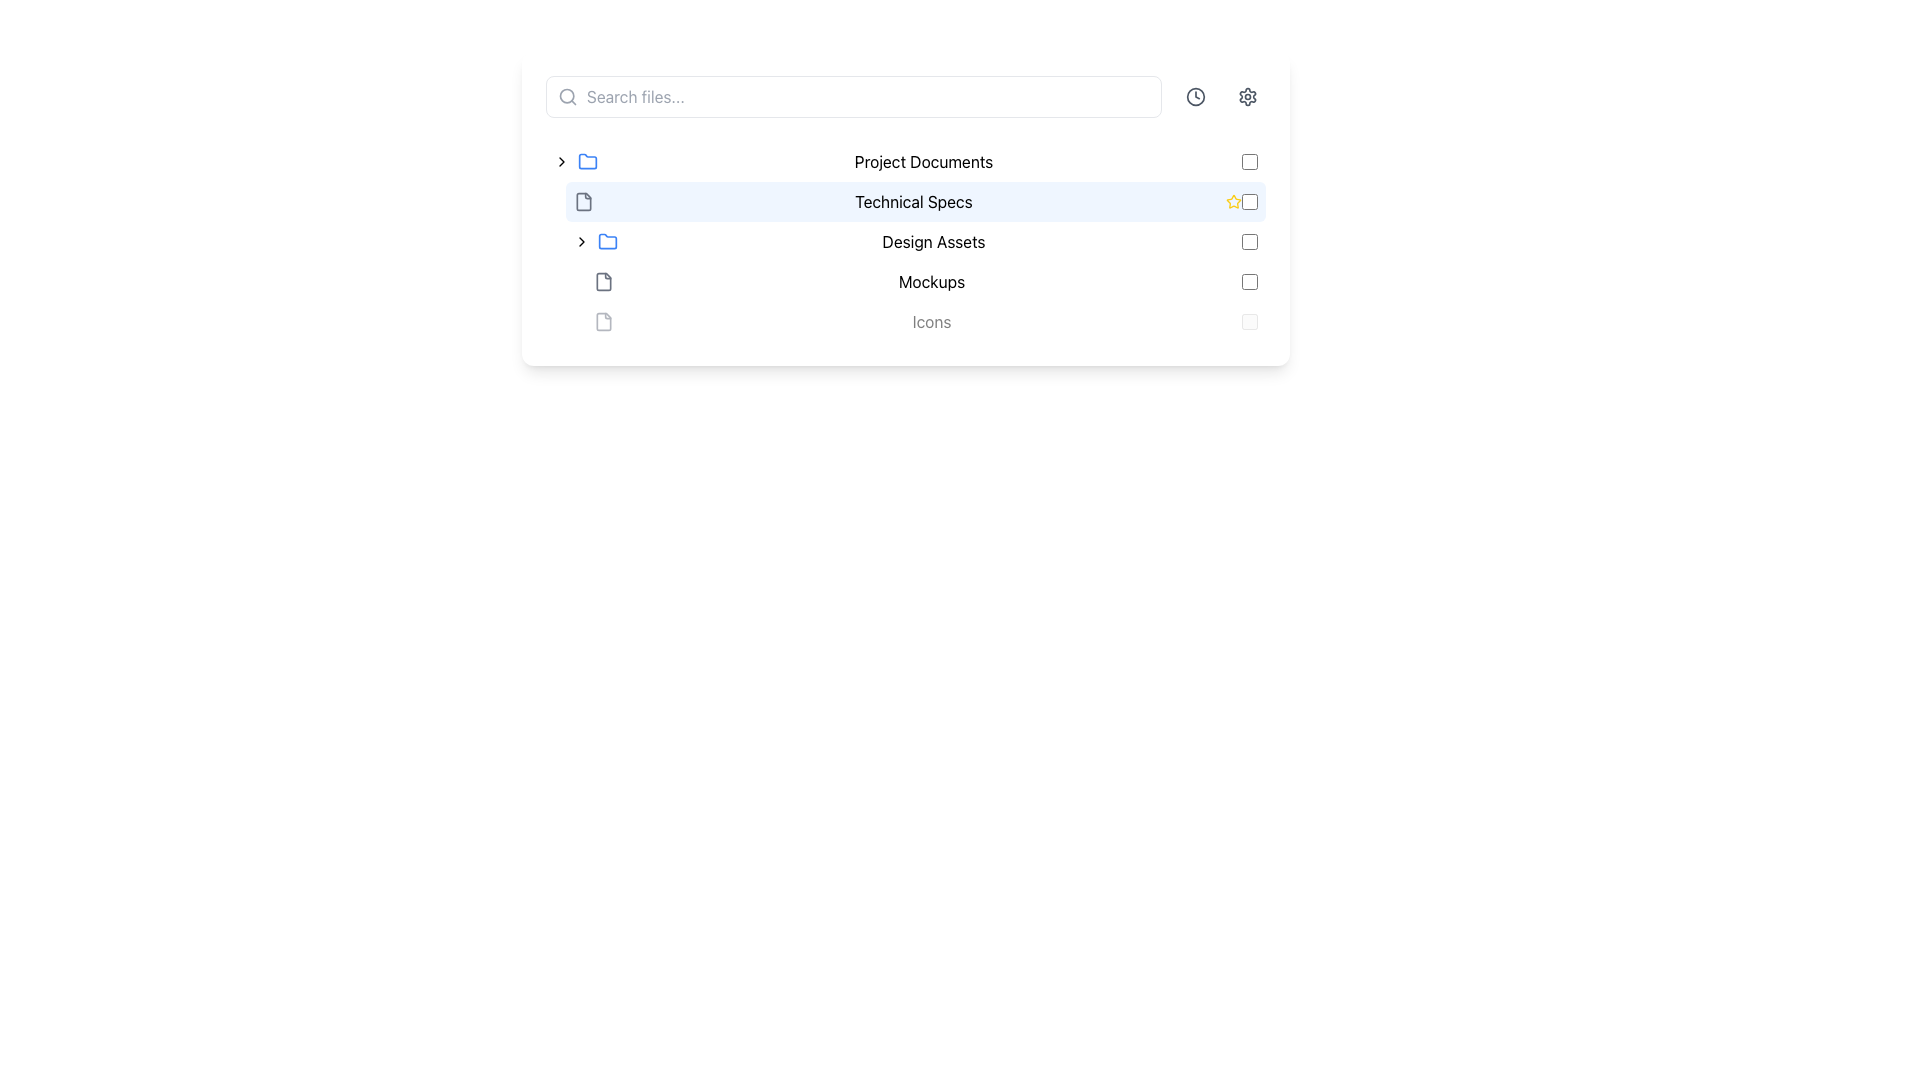 This screenshot has height=1080, width=1920. Describe the element at coordinates (1247, 96) in the screenshot. I see `the circular settings icon with gear-like edges located in the top-right corner of the interface to trigger hover effects` at that location.